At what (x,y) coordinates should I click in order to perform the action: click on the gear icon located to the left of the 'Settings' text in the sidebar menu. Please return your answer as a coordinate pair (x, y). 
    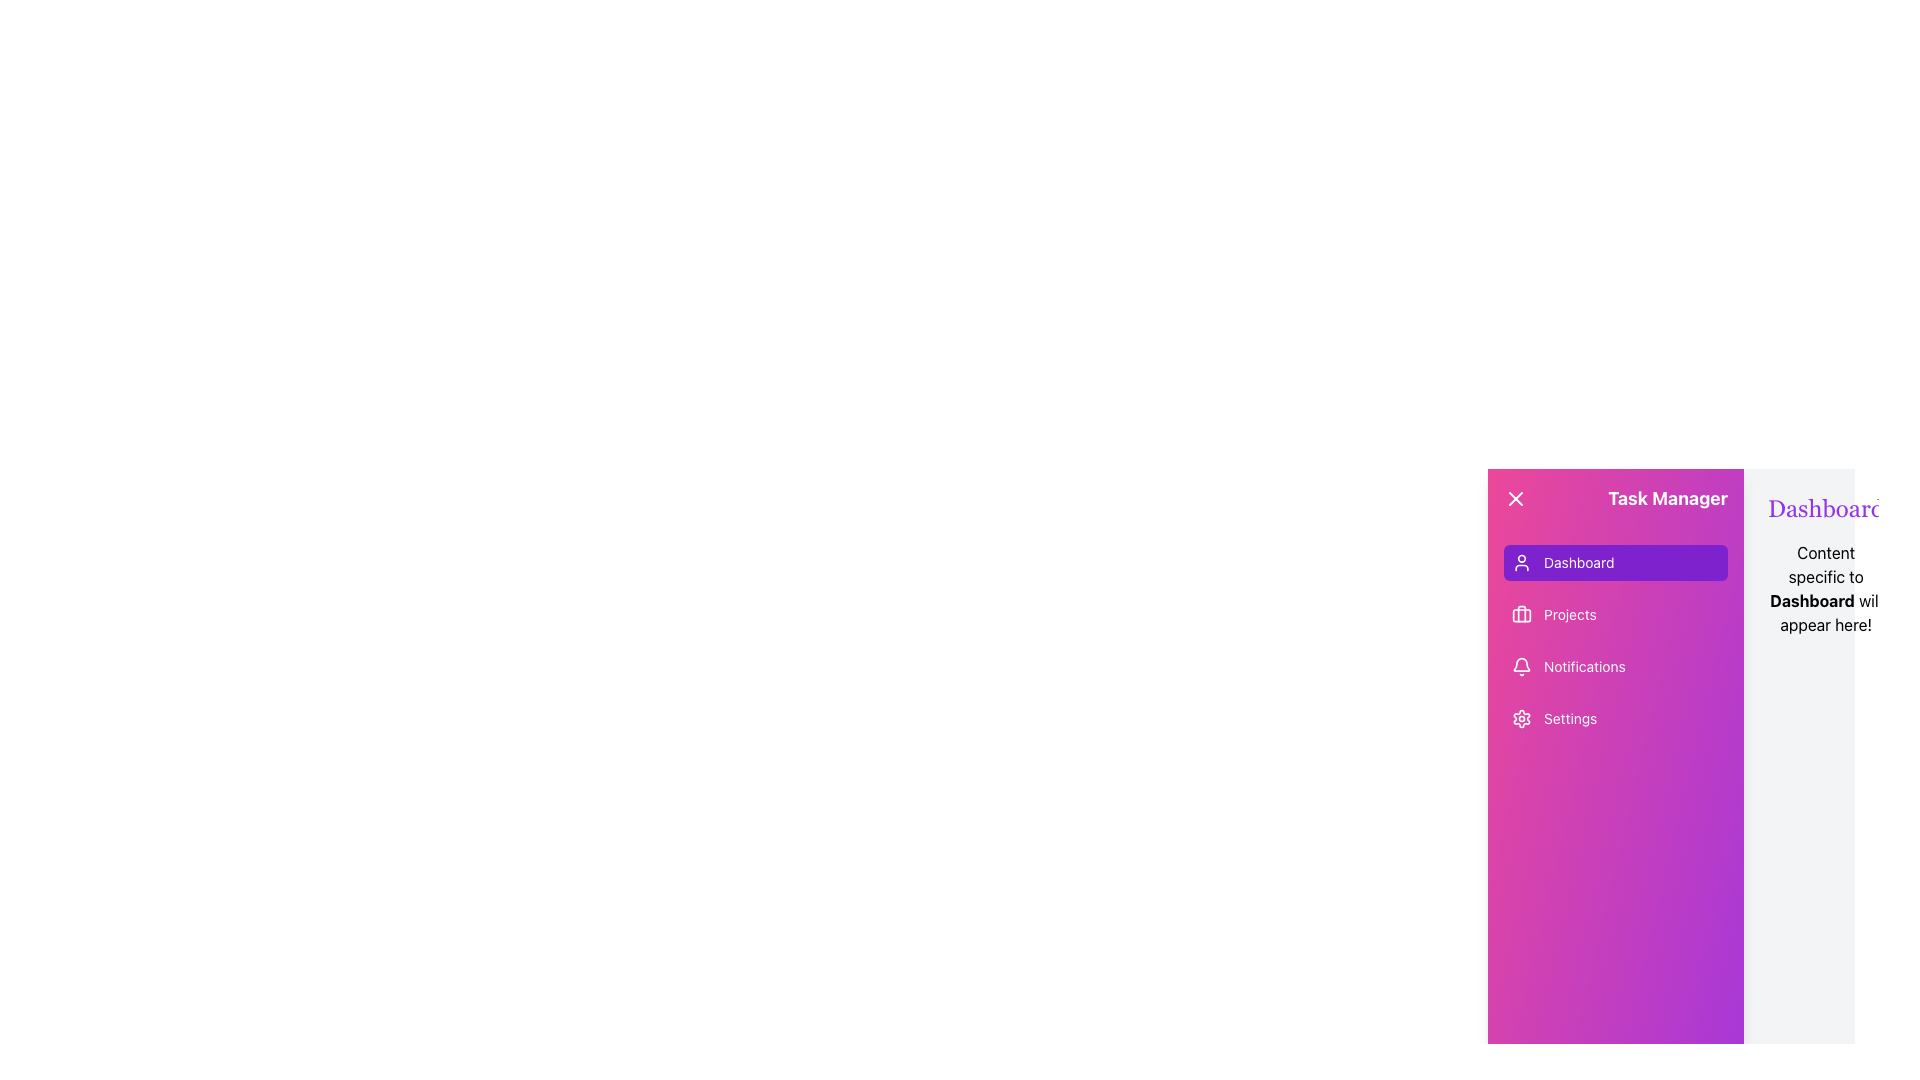
    Looking at the image, I should click on (1520, 717).